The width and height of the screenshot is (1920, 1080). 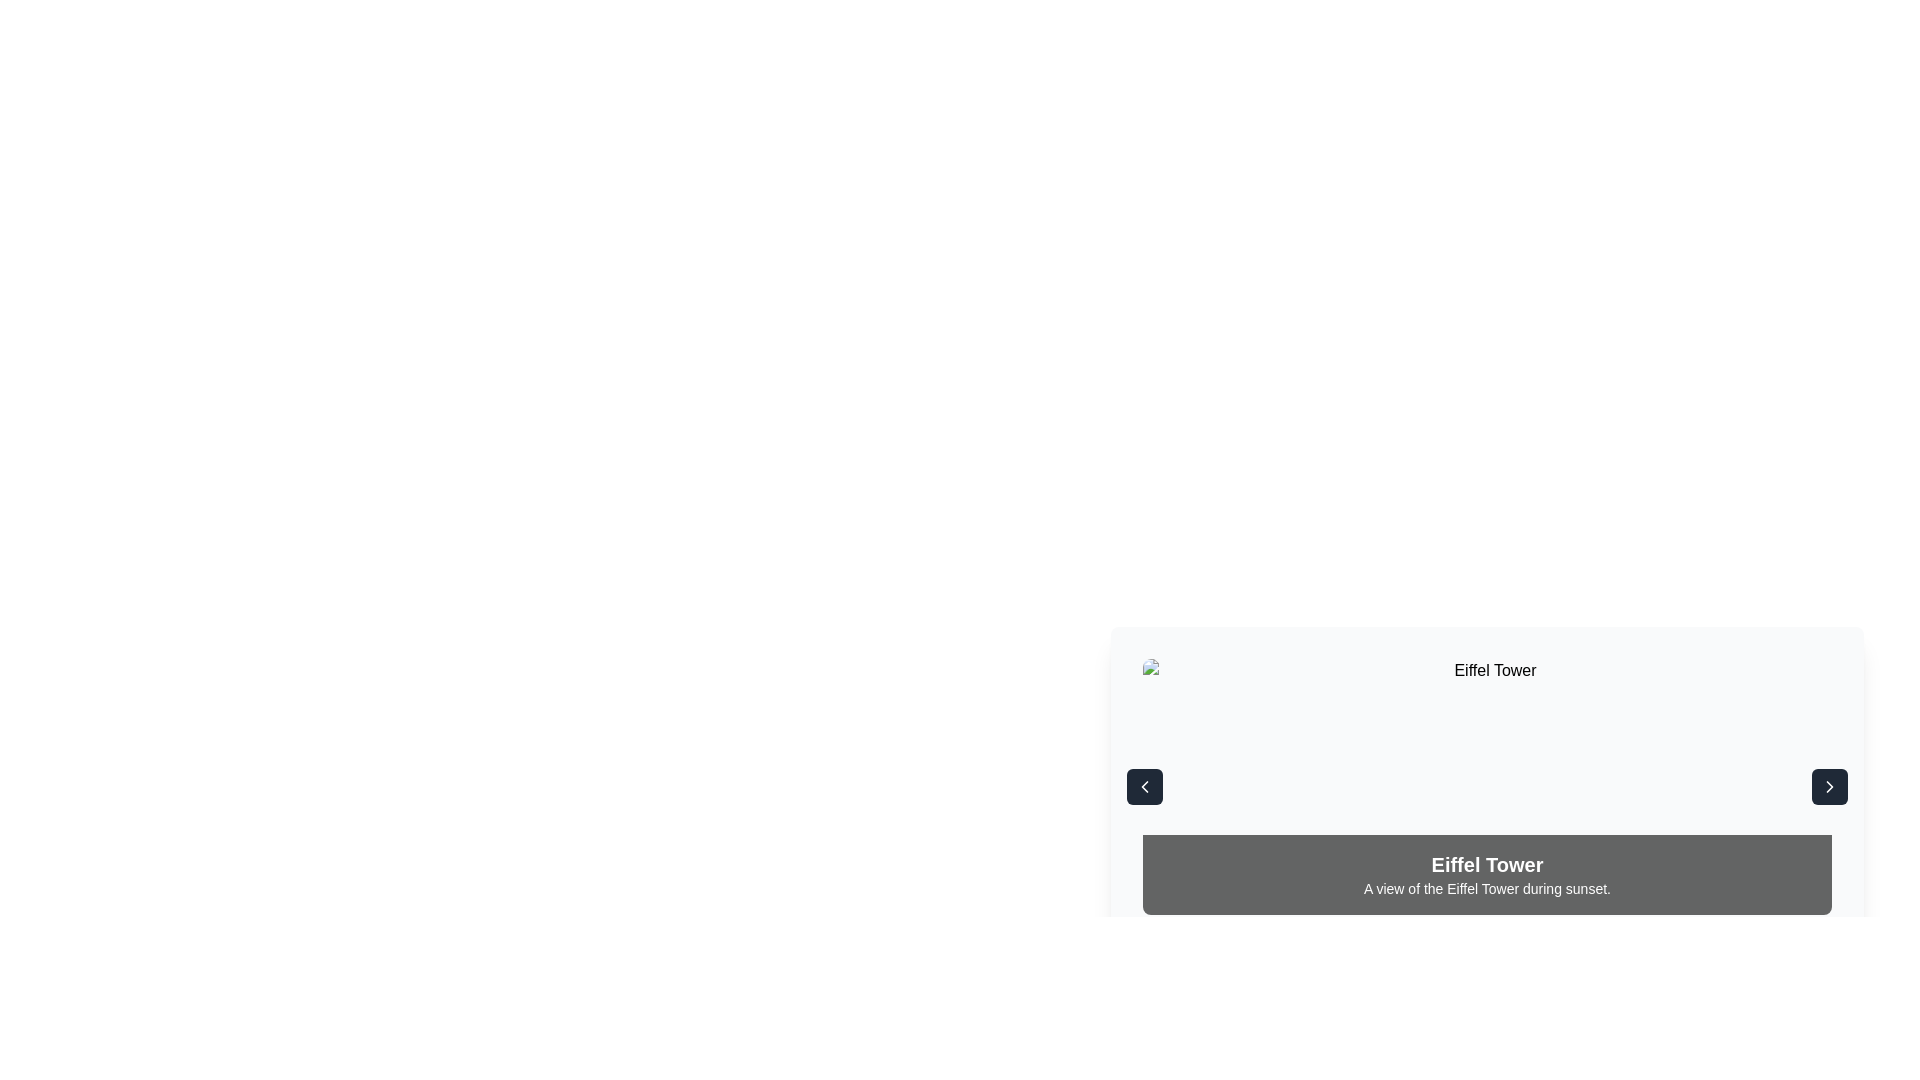 I want to click on the chevron-shaped arrow icon pointing to the right, located near the right edge of the interface, so click(x=1829, y=785).